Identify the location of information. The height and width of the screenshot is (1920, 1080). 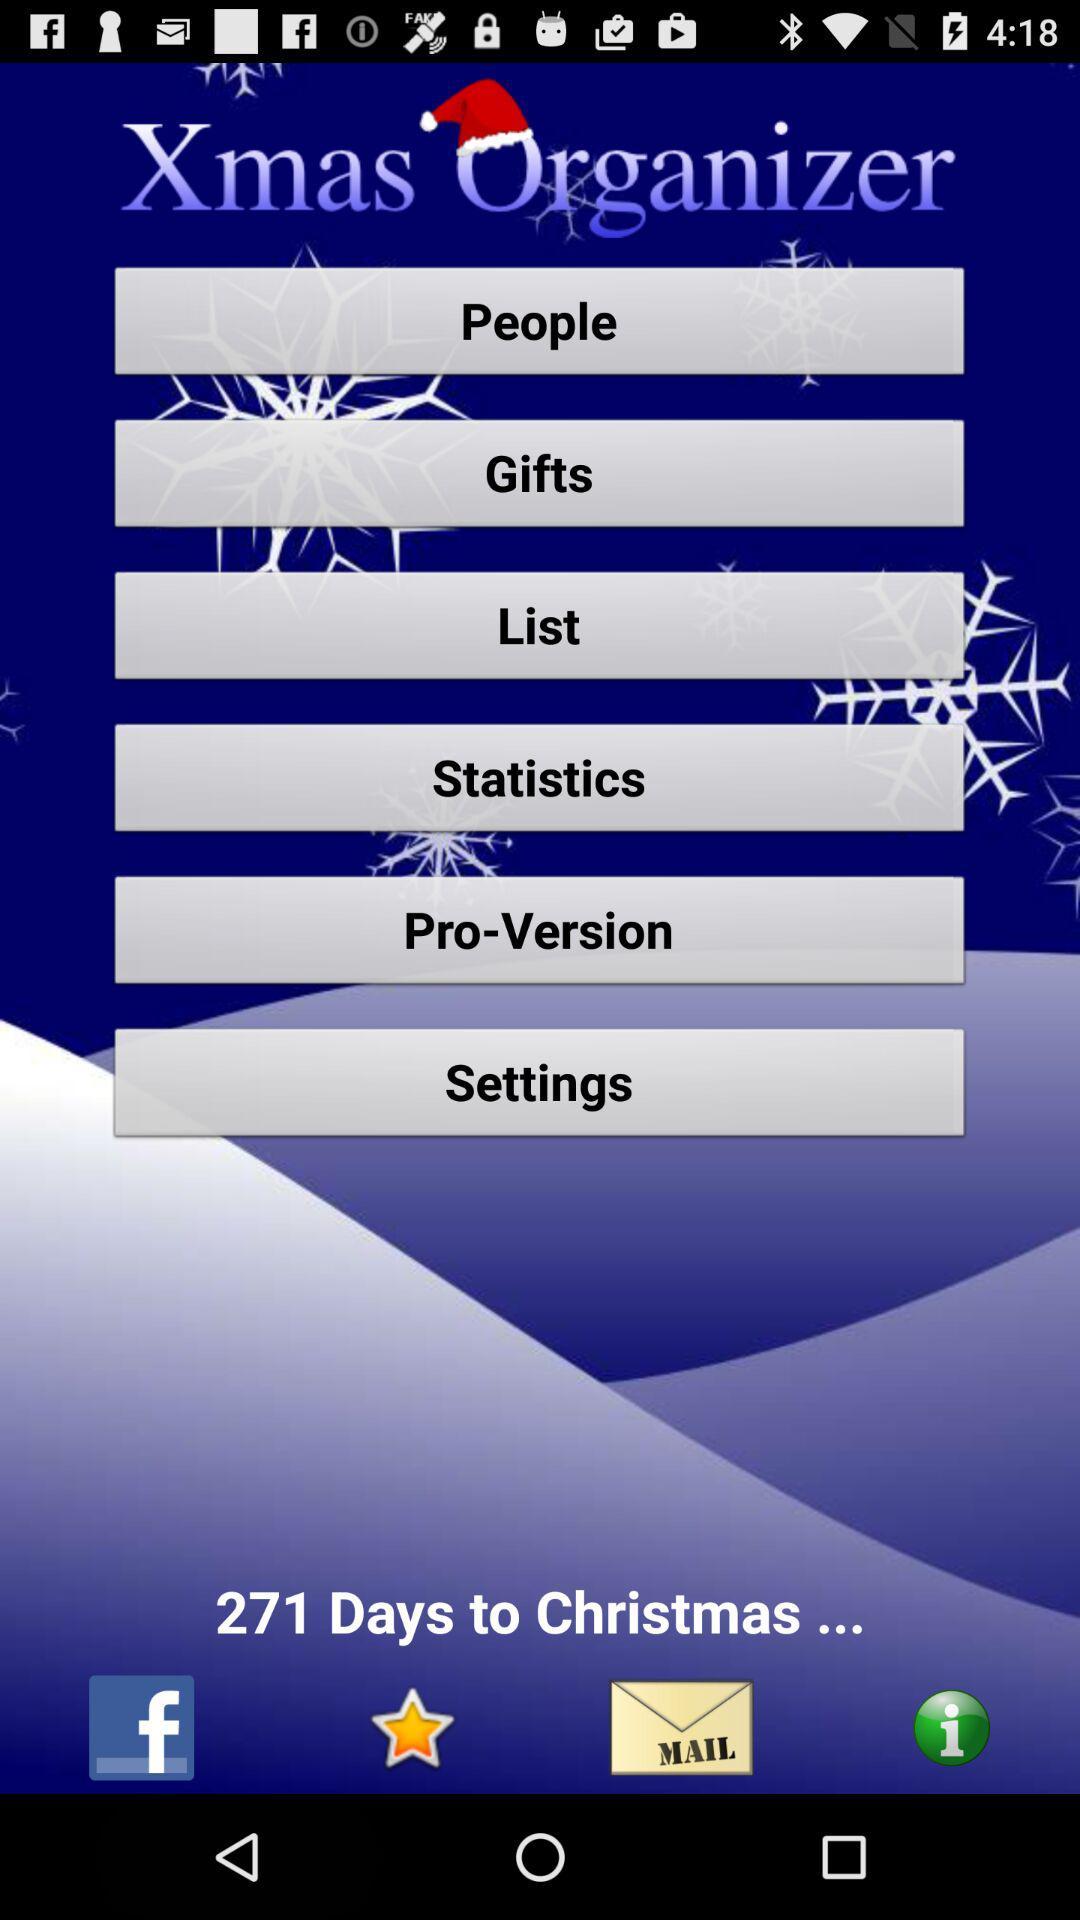
(950, 1727).